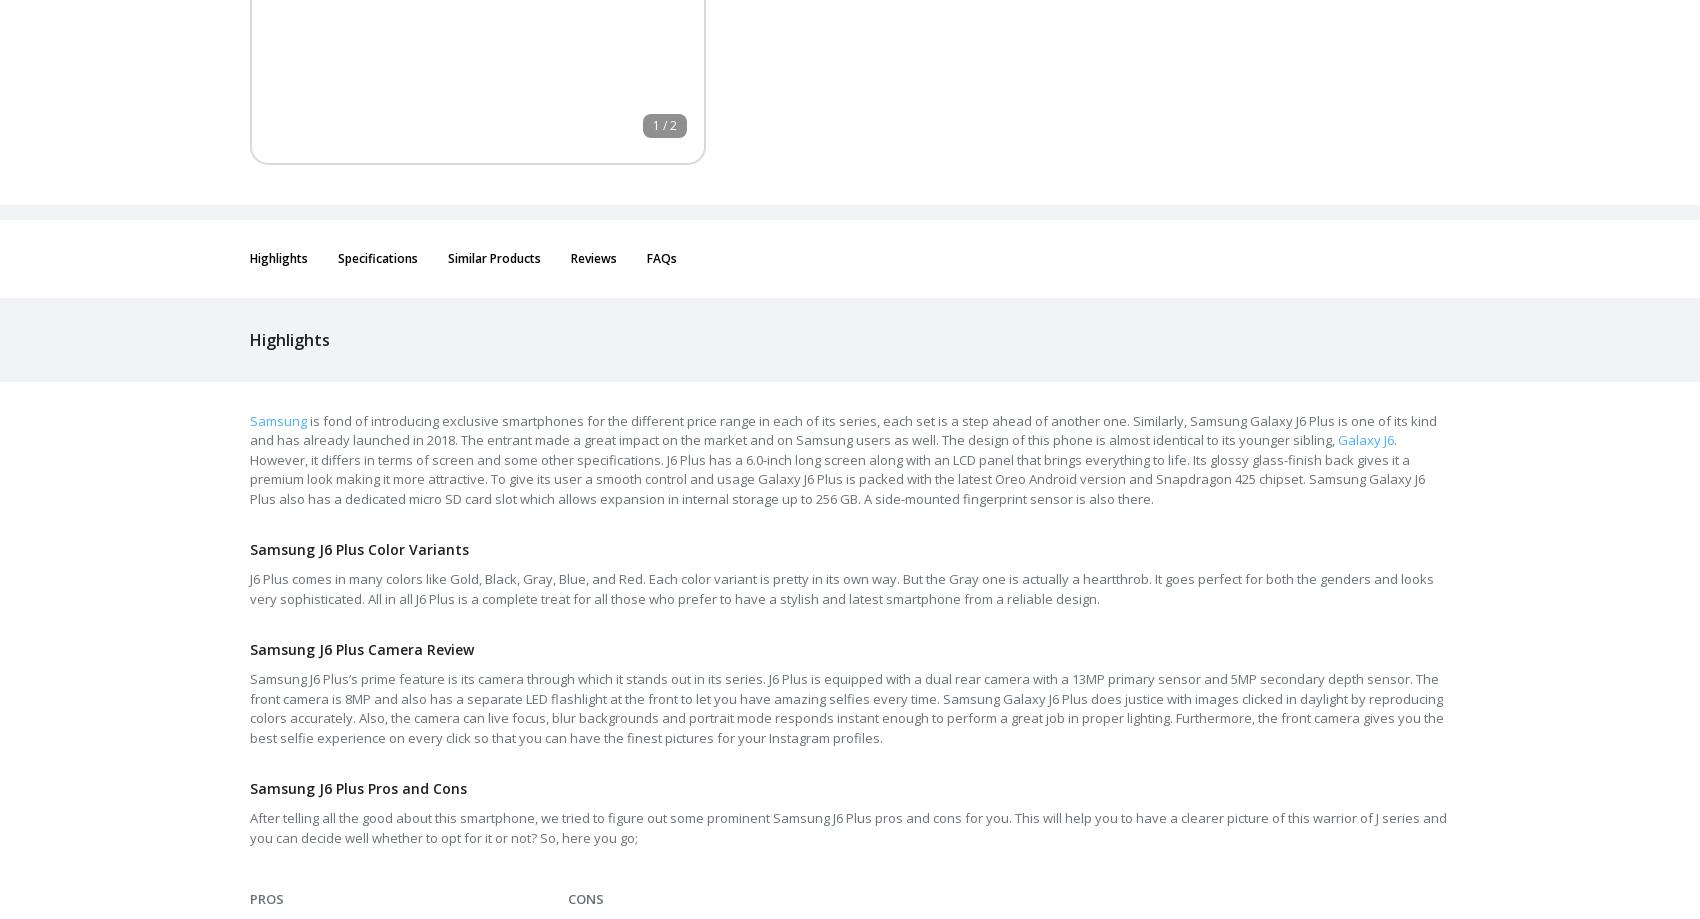  I want to click on 'Samsung J6 Plus’s prime feature is its camera through which it stands out in its series. J6 Plus is equipped with a dual rear camera with a 13MP primary sensor and 5MP secondary depth sensor. The front camera is 8MP and also has a separate LED flashlight at the front to let you have amazing selfies every time. Samsung Galaxy J6 Plus does justice with images clicked in daylight by reproducing colors accurately. Also, the camera can live focus, blur backgrounds and portrait mode responds instant enough to perform a great job in proper lighting. Furthermore, the front camera gives you the best selfie experience on every click so that you can have the finest pictures for your Instagram profiles.', so click(250, 706).